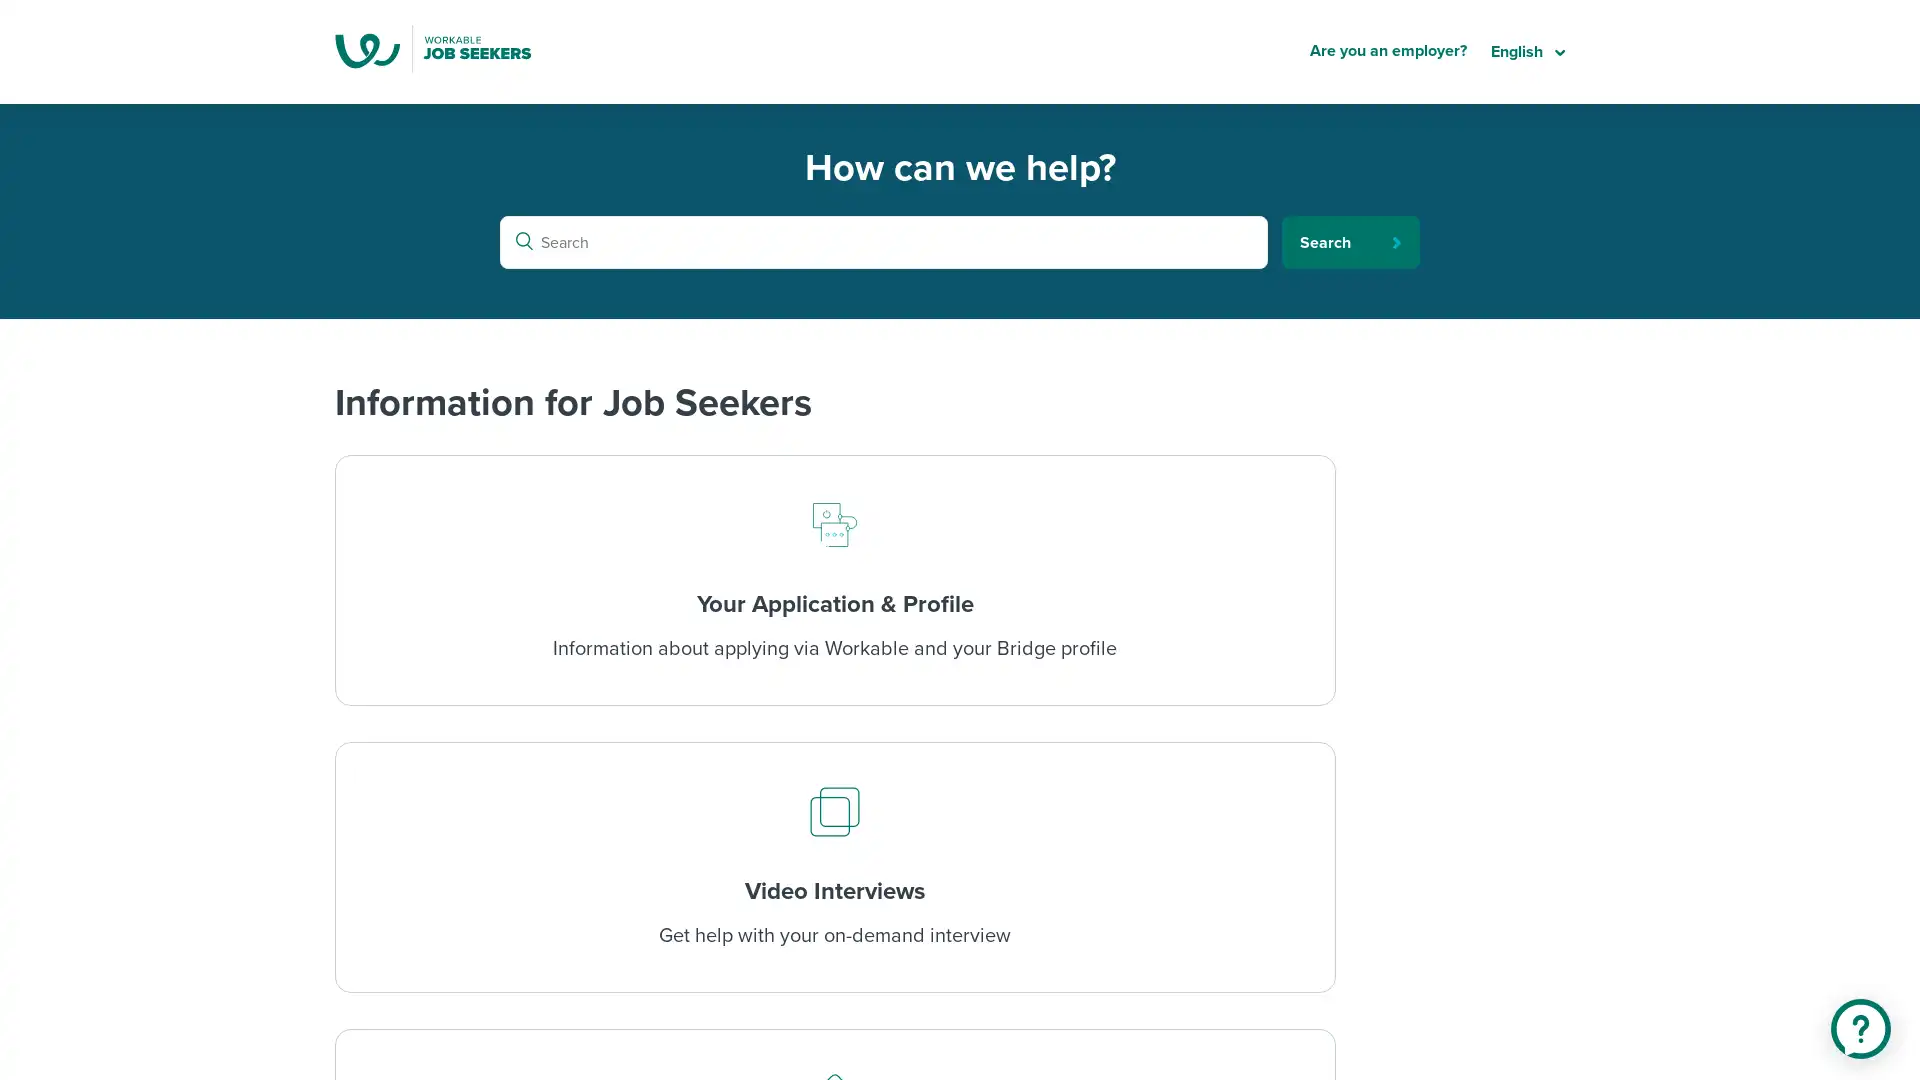 The width and height of the screenshot is (1920, 1080). I want to click on Search, so click(1350, 241).